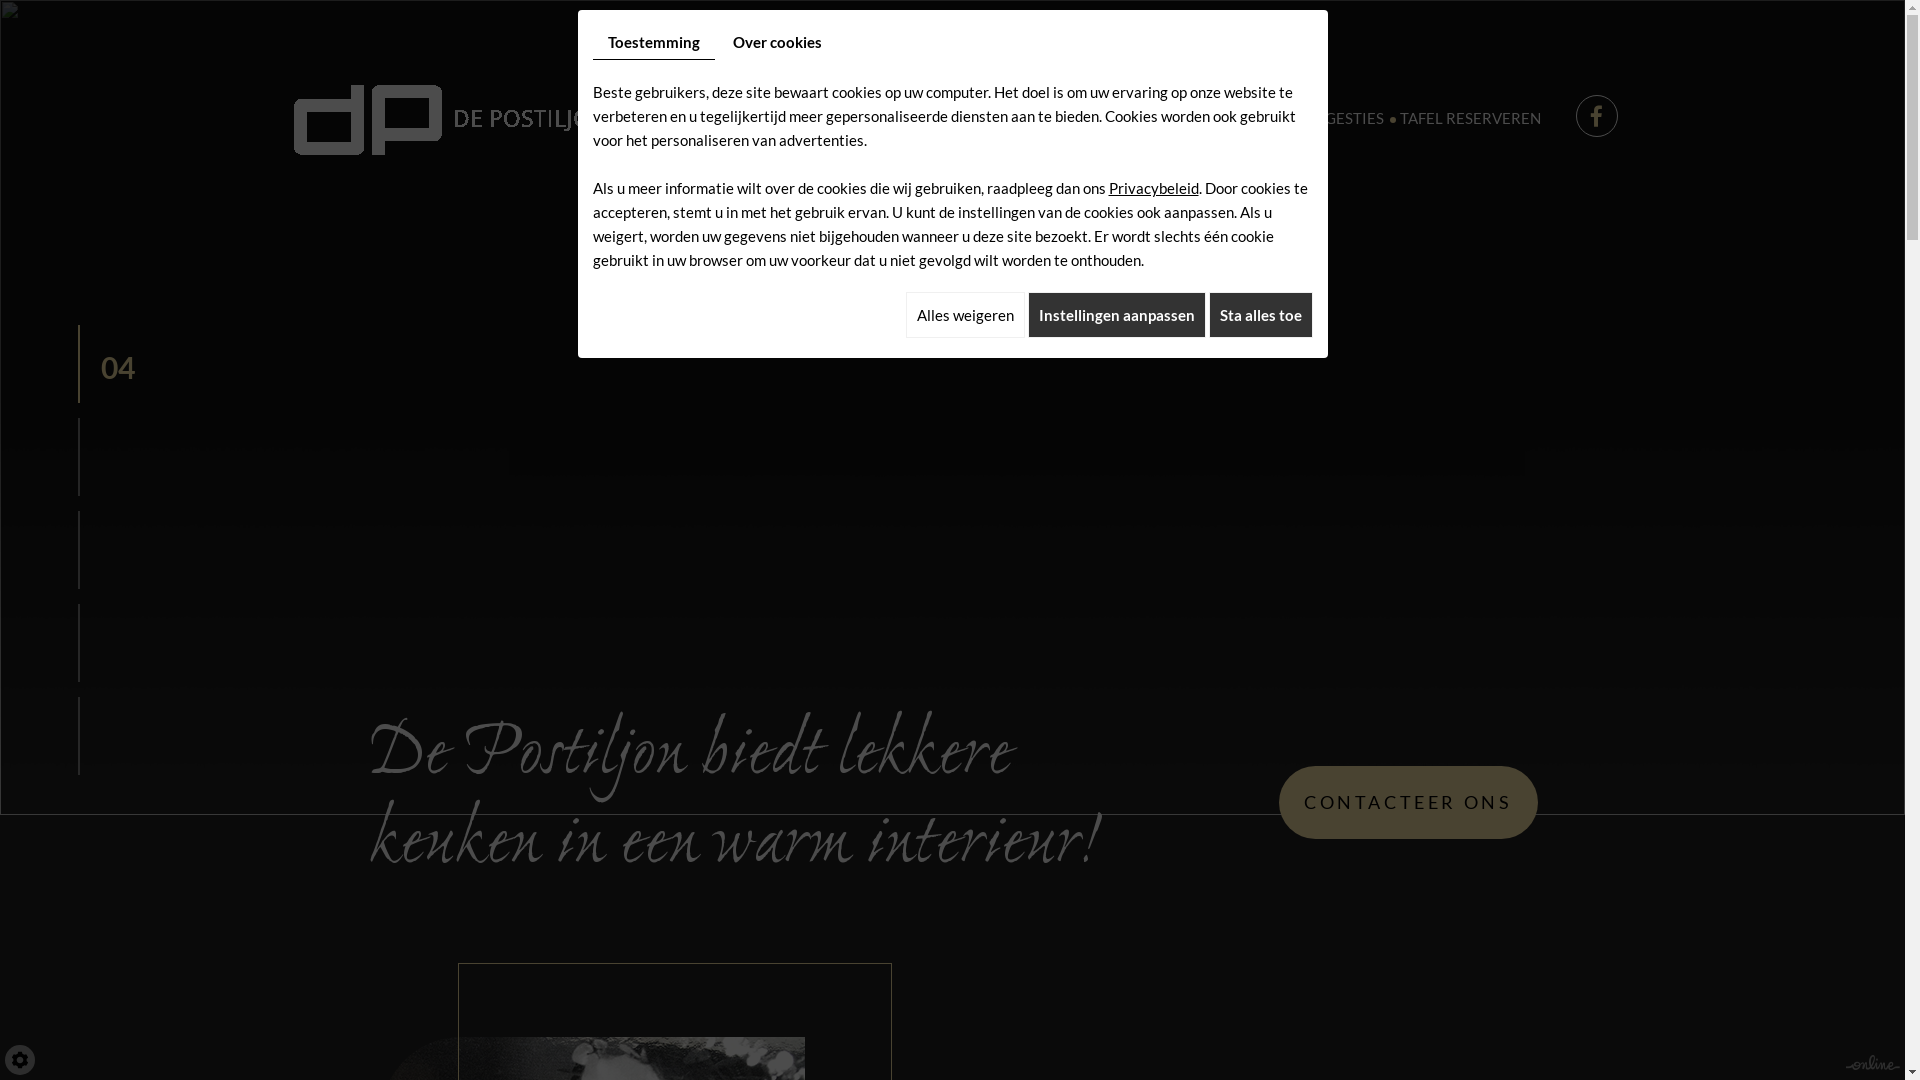  Describe the element at coordinates (19, 1059) in the screenshot. I see `'Cookie-instelling bewerken'` at that location.